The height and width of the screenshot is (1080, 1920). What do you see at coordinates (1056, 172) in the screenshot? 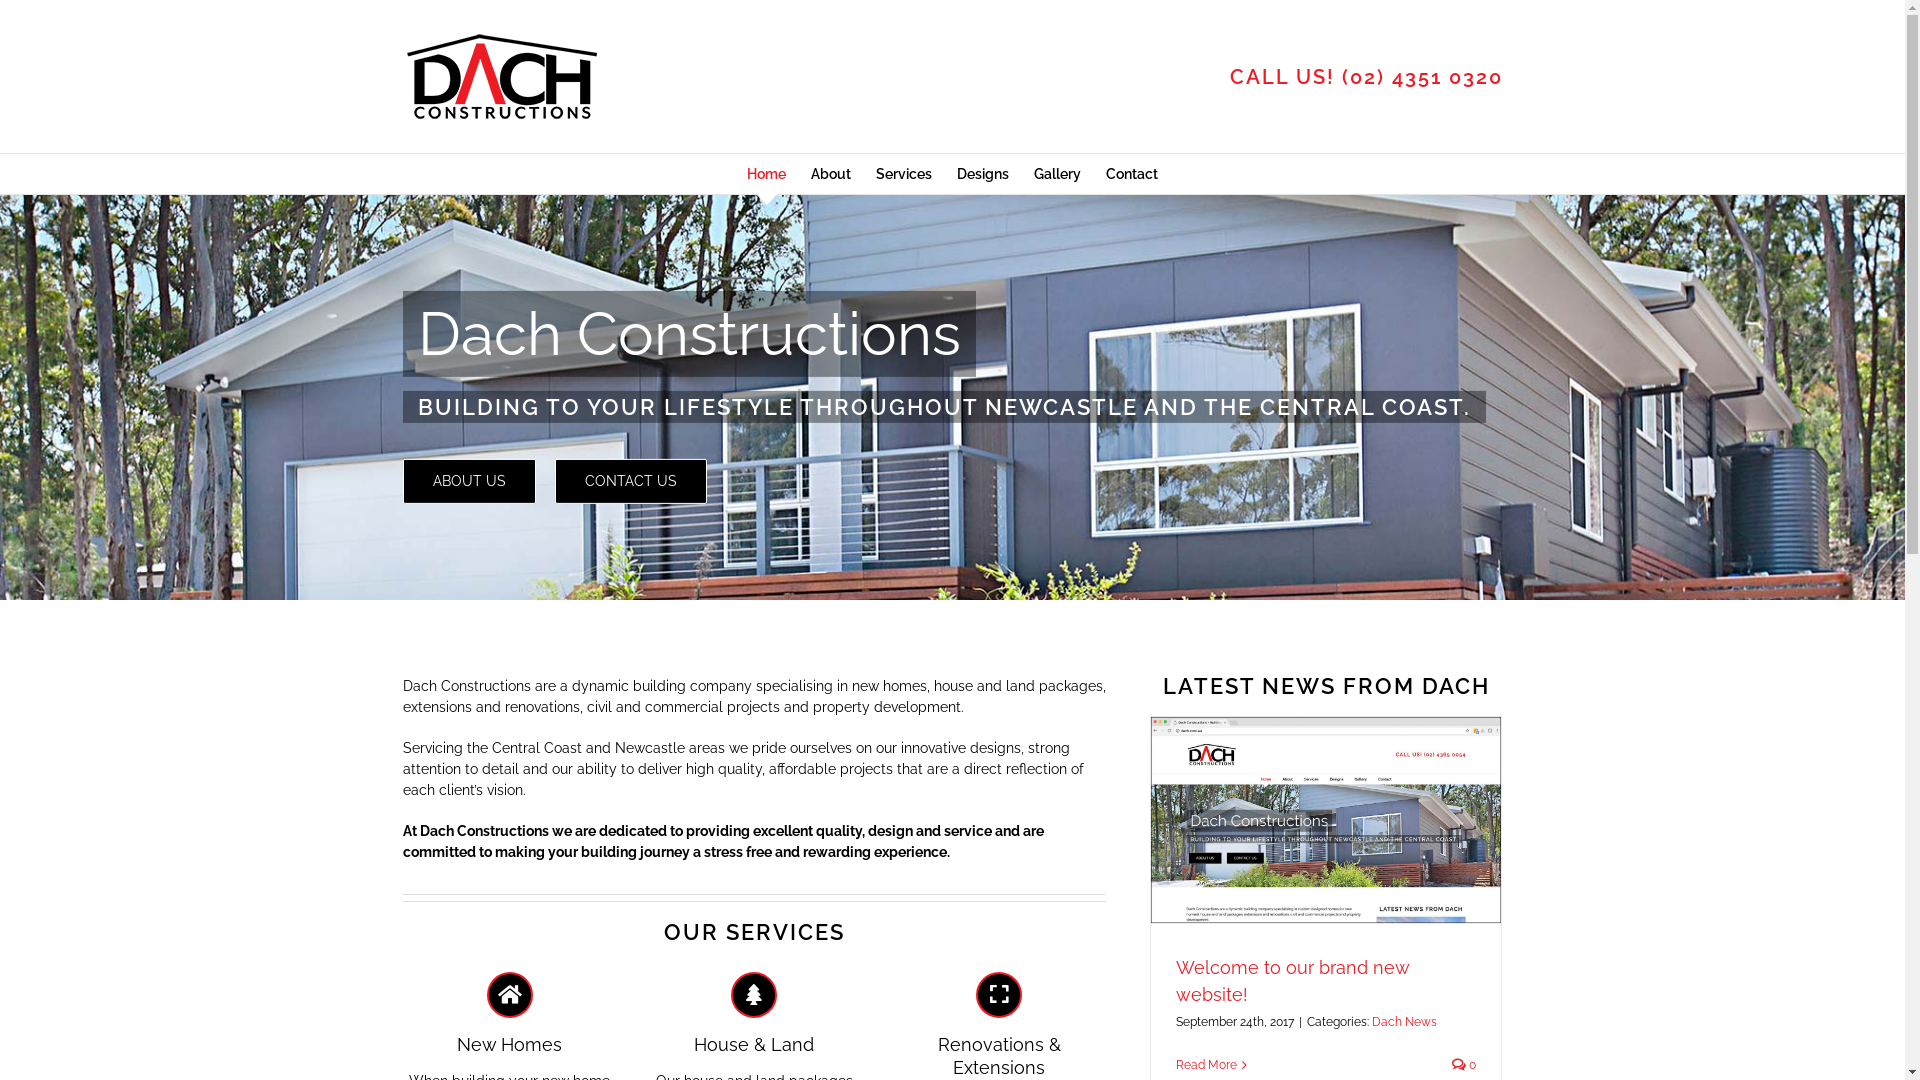
I see `'Gallery'` at bounding box center [1056, 172].